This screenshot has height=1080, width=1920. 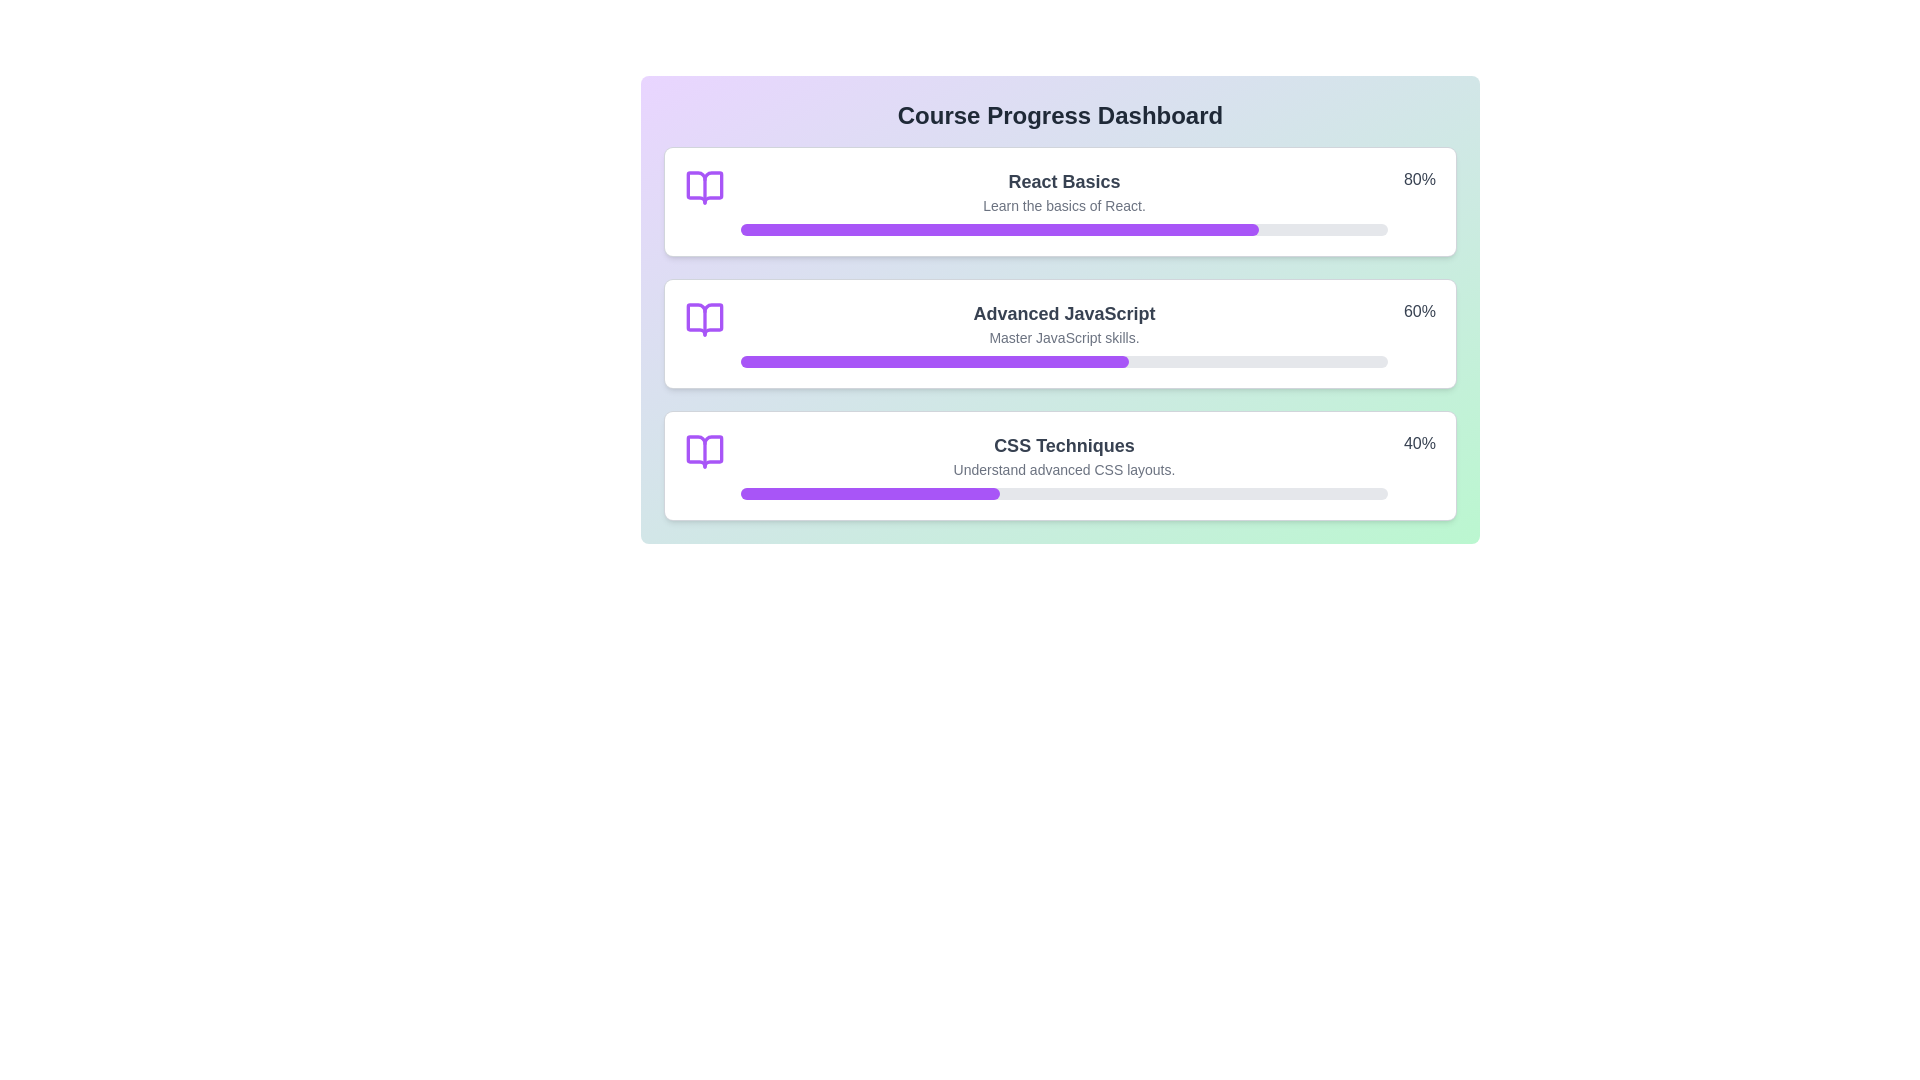 I want to click on the progress completion percentage text label located near the top-right of the first progress card in the vertical stack, so click(x=1419, y=180).